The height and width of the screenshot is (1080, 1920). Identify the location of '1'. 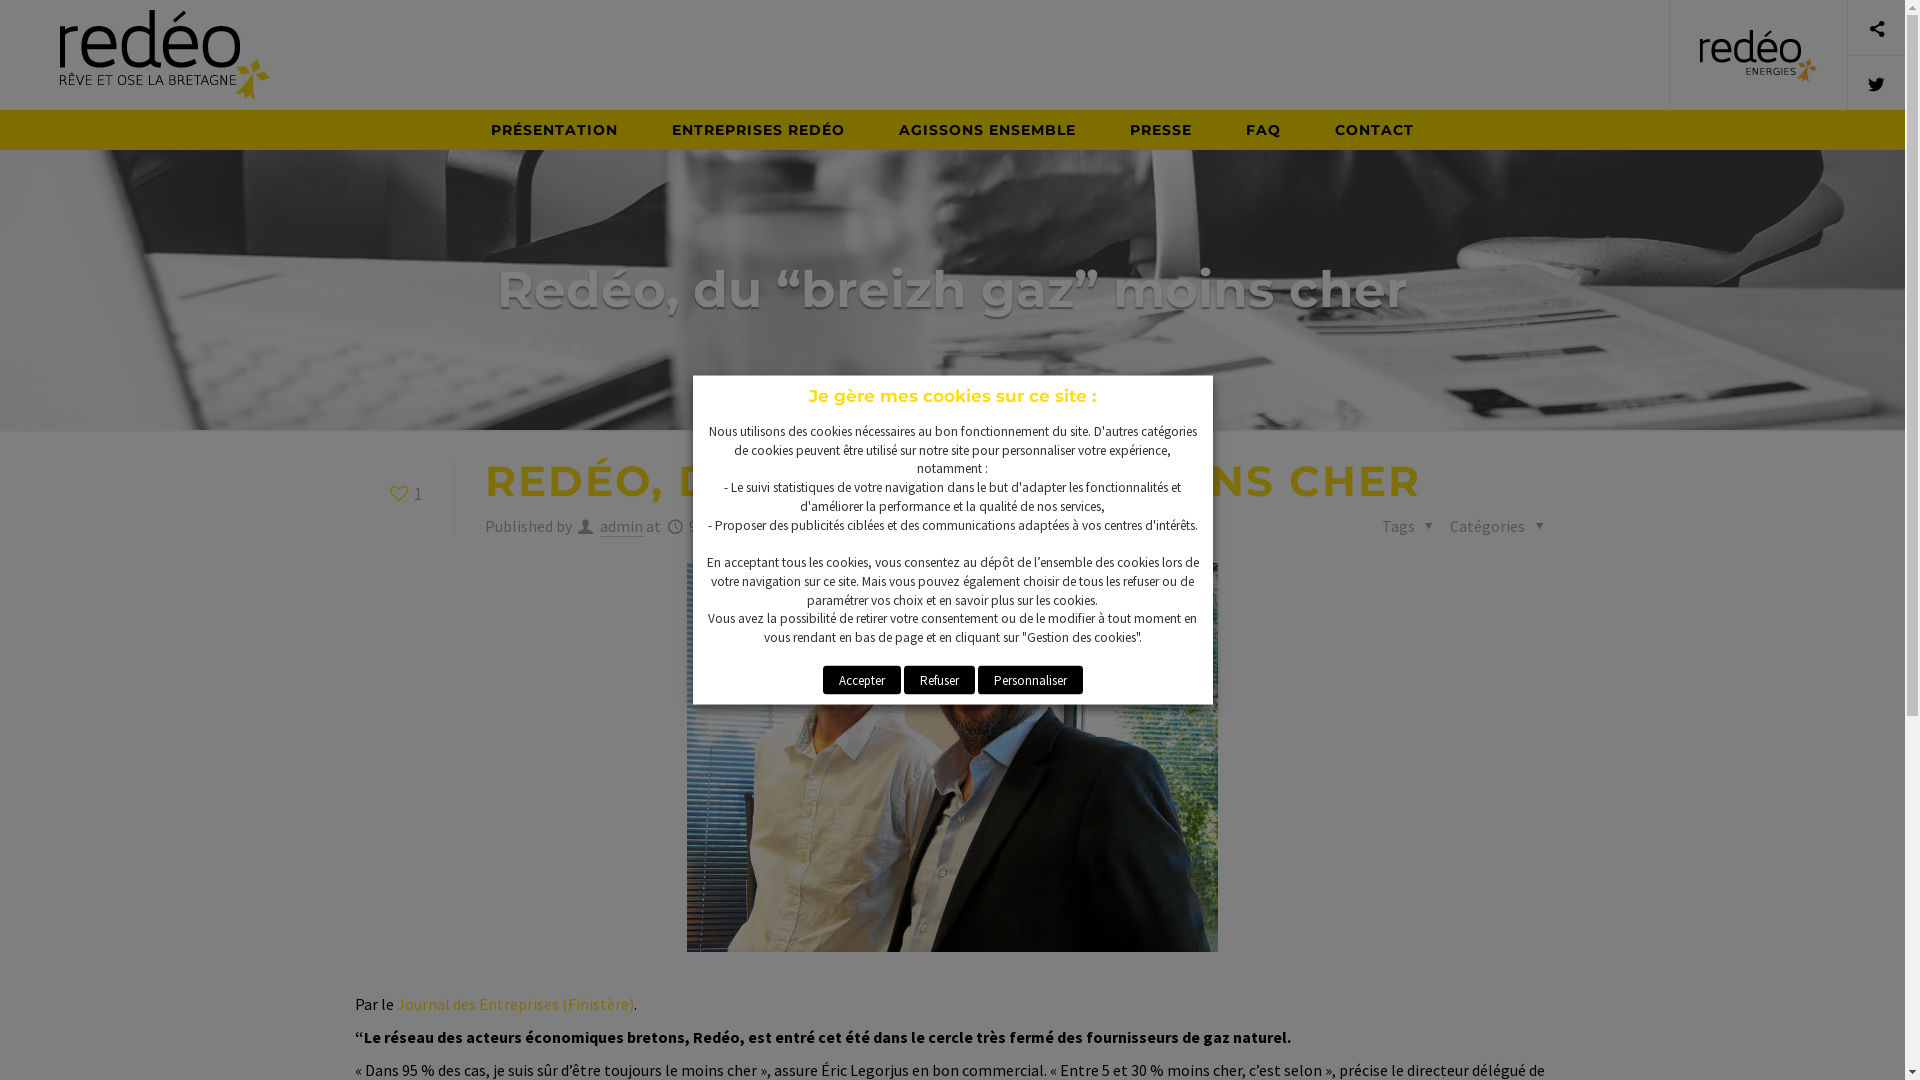
(402, 493).